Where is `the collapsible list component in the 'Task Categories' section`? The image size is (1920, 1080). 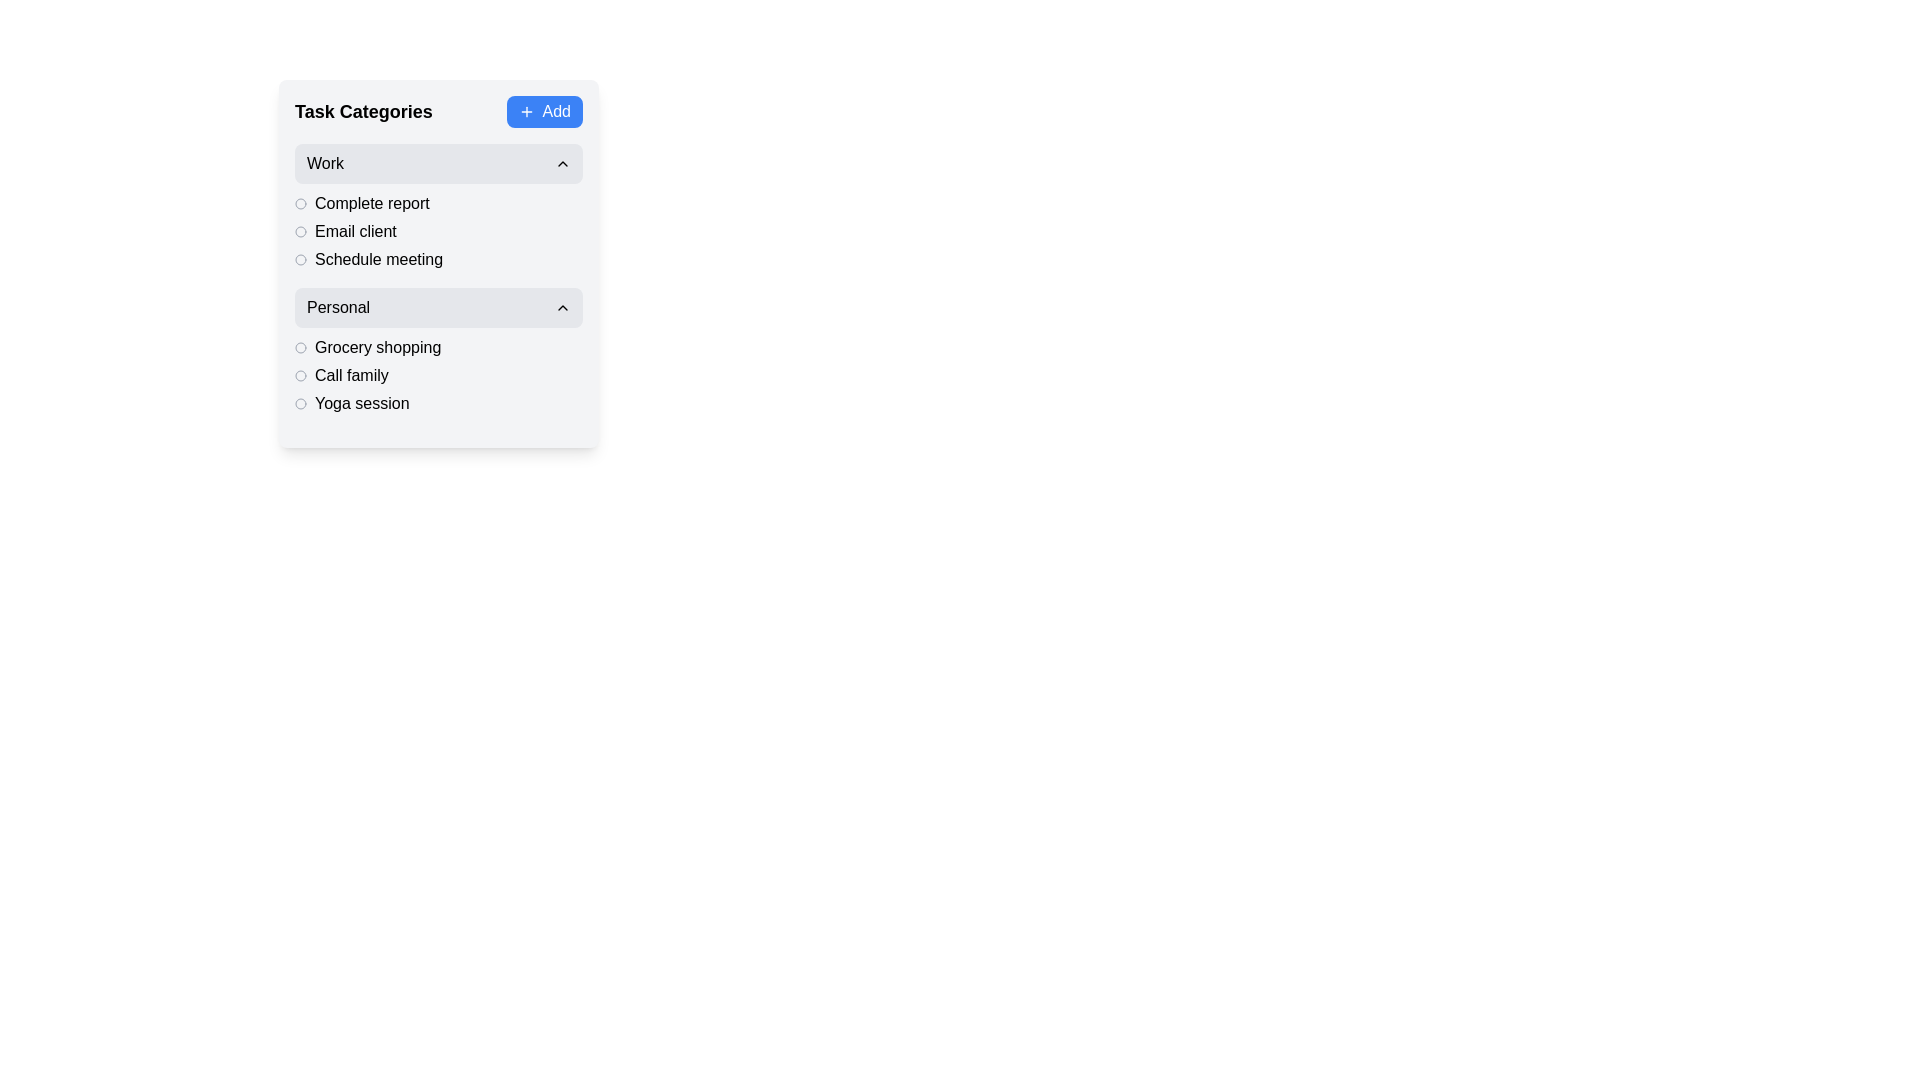 the collapsible list component in the 'Task Categories' section is located at coordinates (437, 280).